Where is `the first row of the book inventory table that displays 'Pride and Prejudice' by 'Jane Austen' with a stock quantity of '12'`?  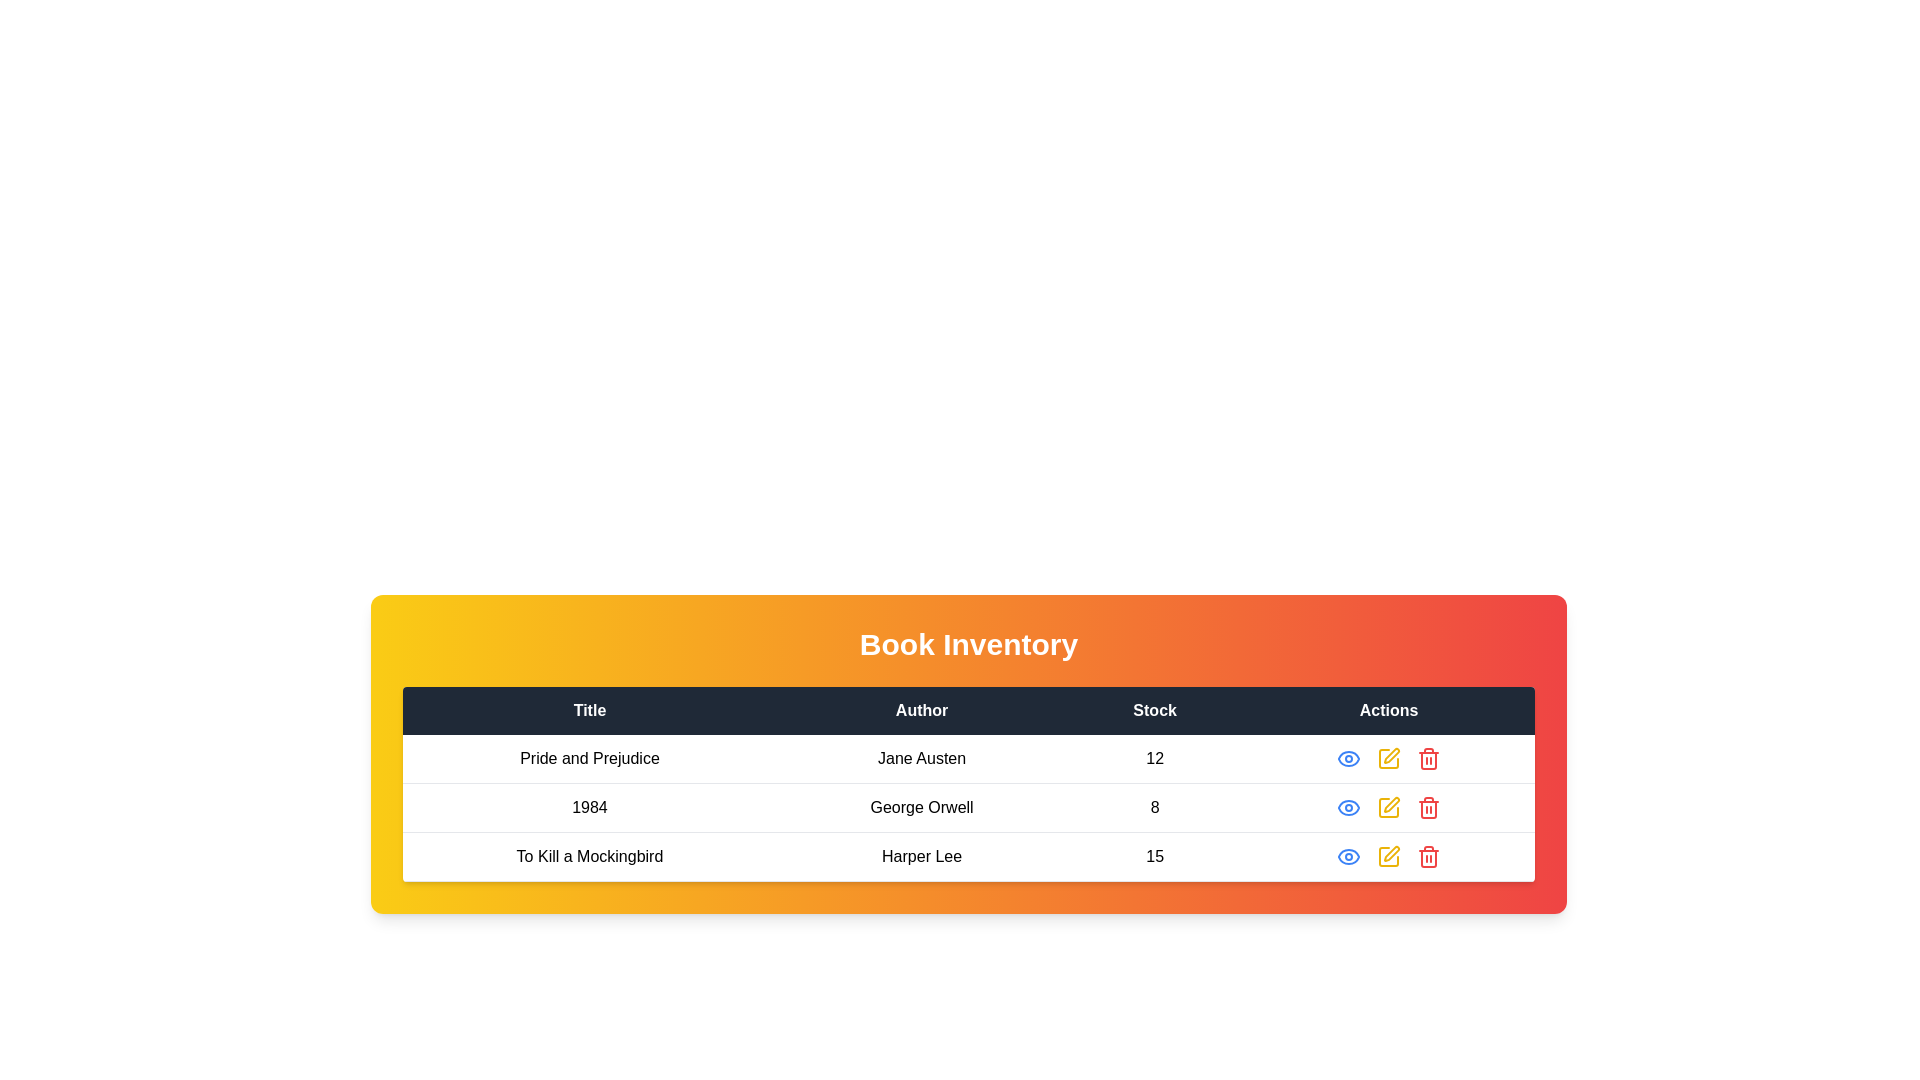
the first row of the book inventory table that displays 'Pride and Prejudice' by 'Jane Austen' with a stock quantity of '12' is located at coordinates (969, 759).